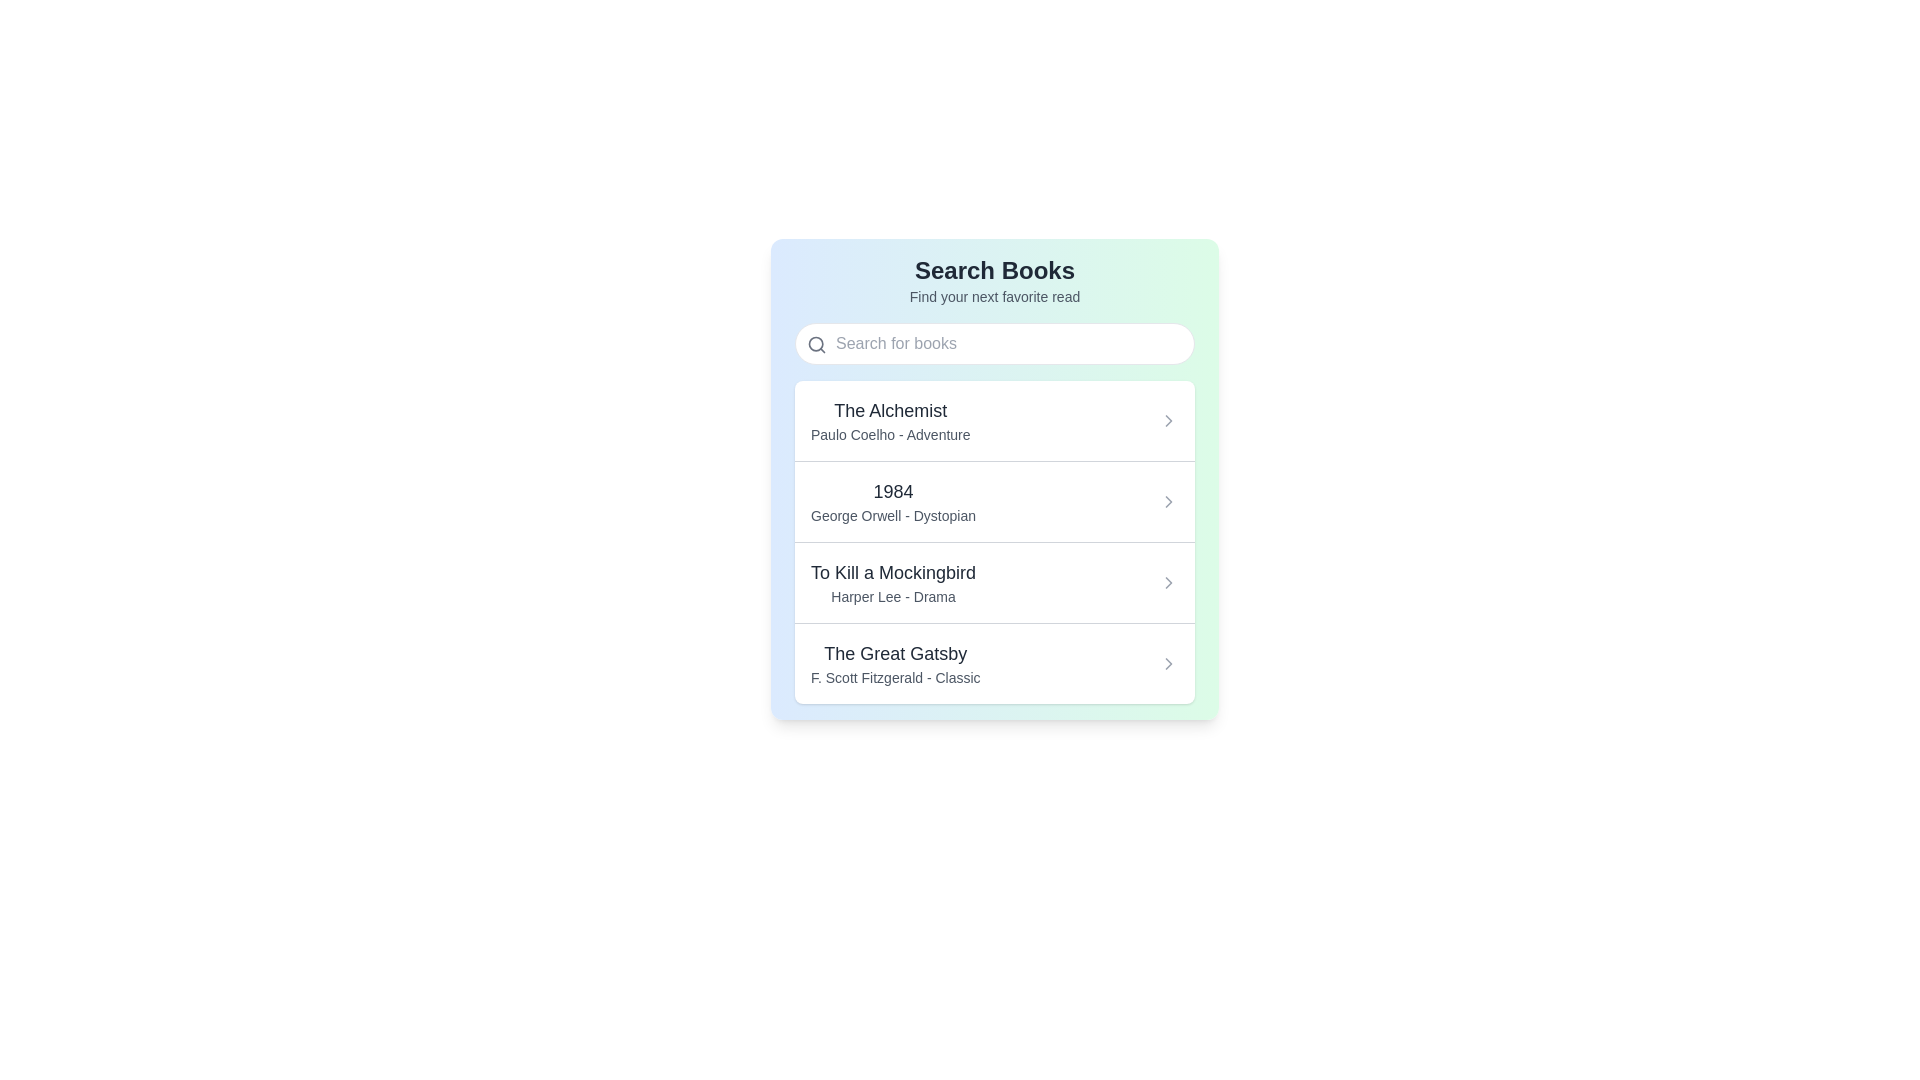  Describe the element at coordinates (1169, 419) in the screenshot. I see `the chevron icon at the far-right end of 'The Alchemist' list item row` at that location.